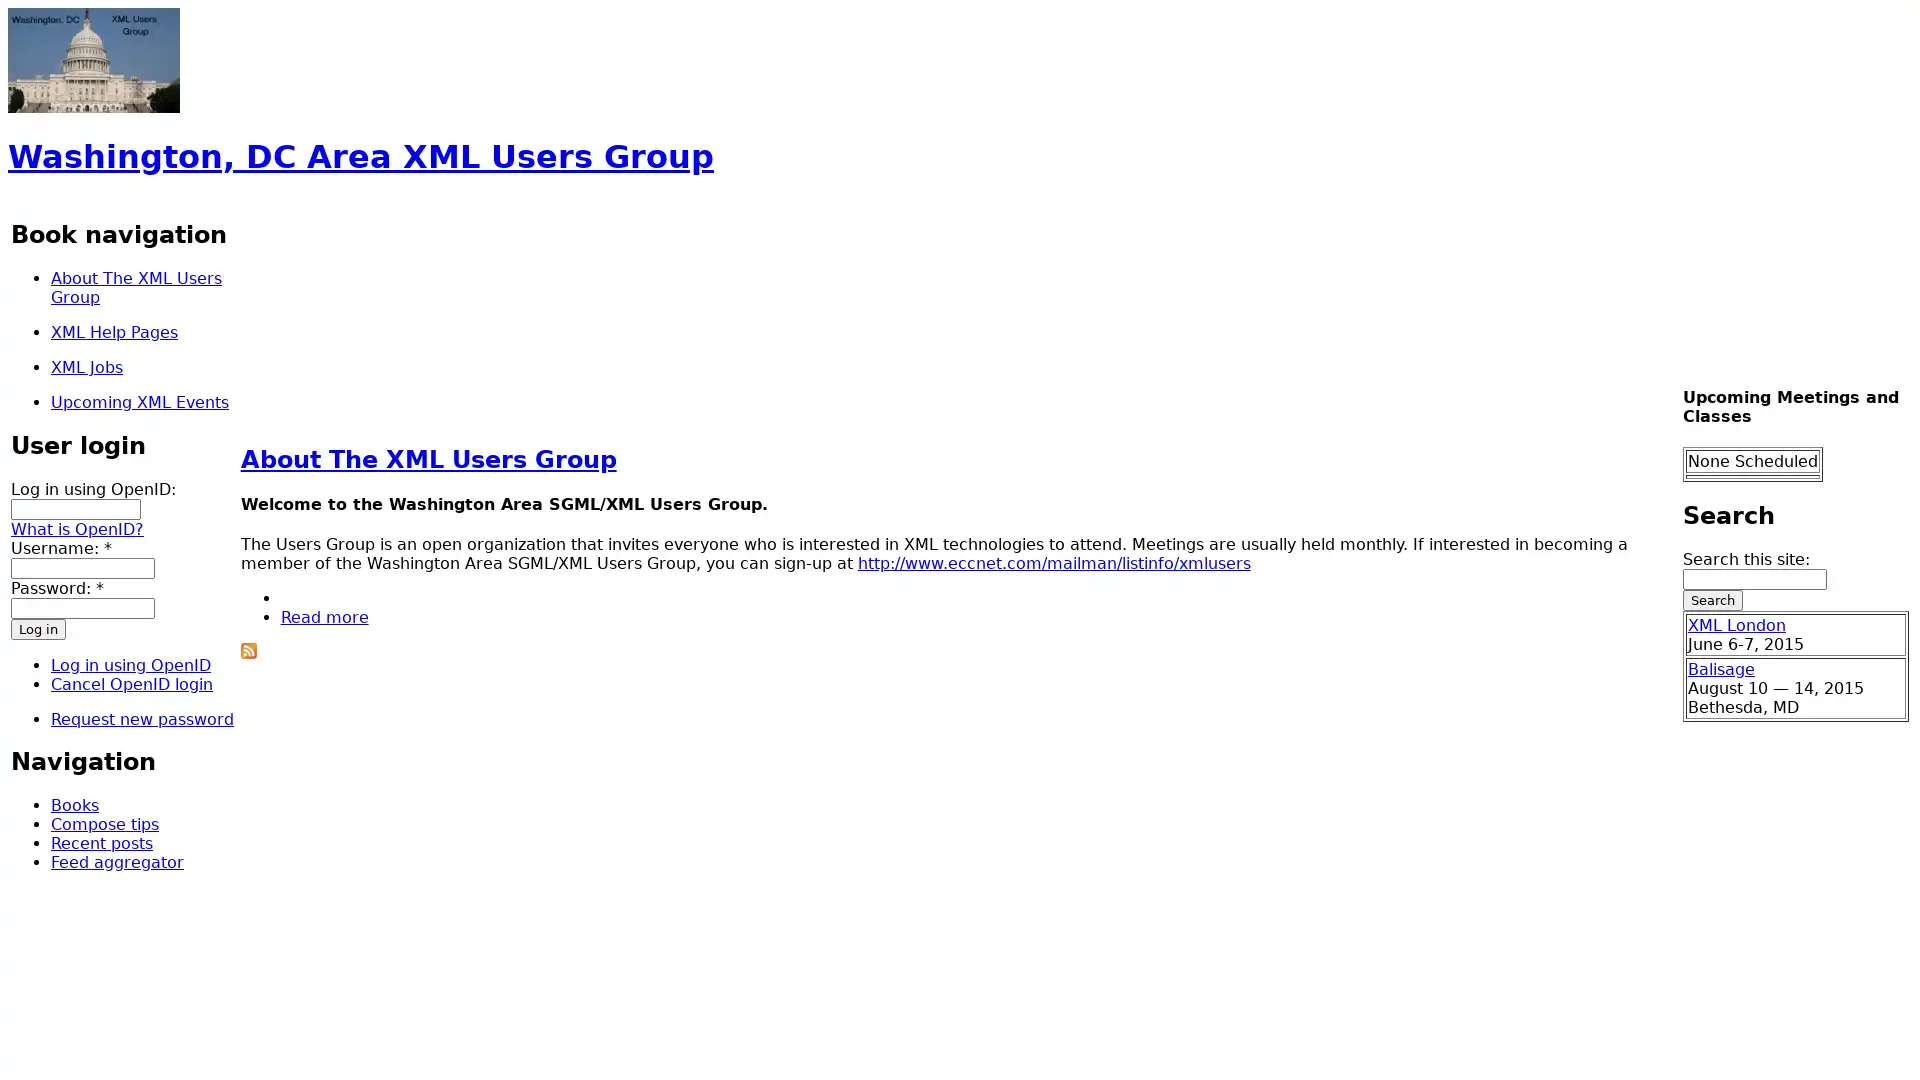  What do you see at coordinates (1711, 599) in the screenshot?
I see `Search` at bounding box center [1711, 599].